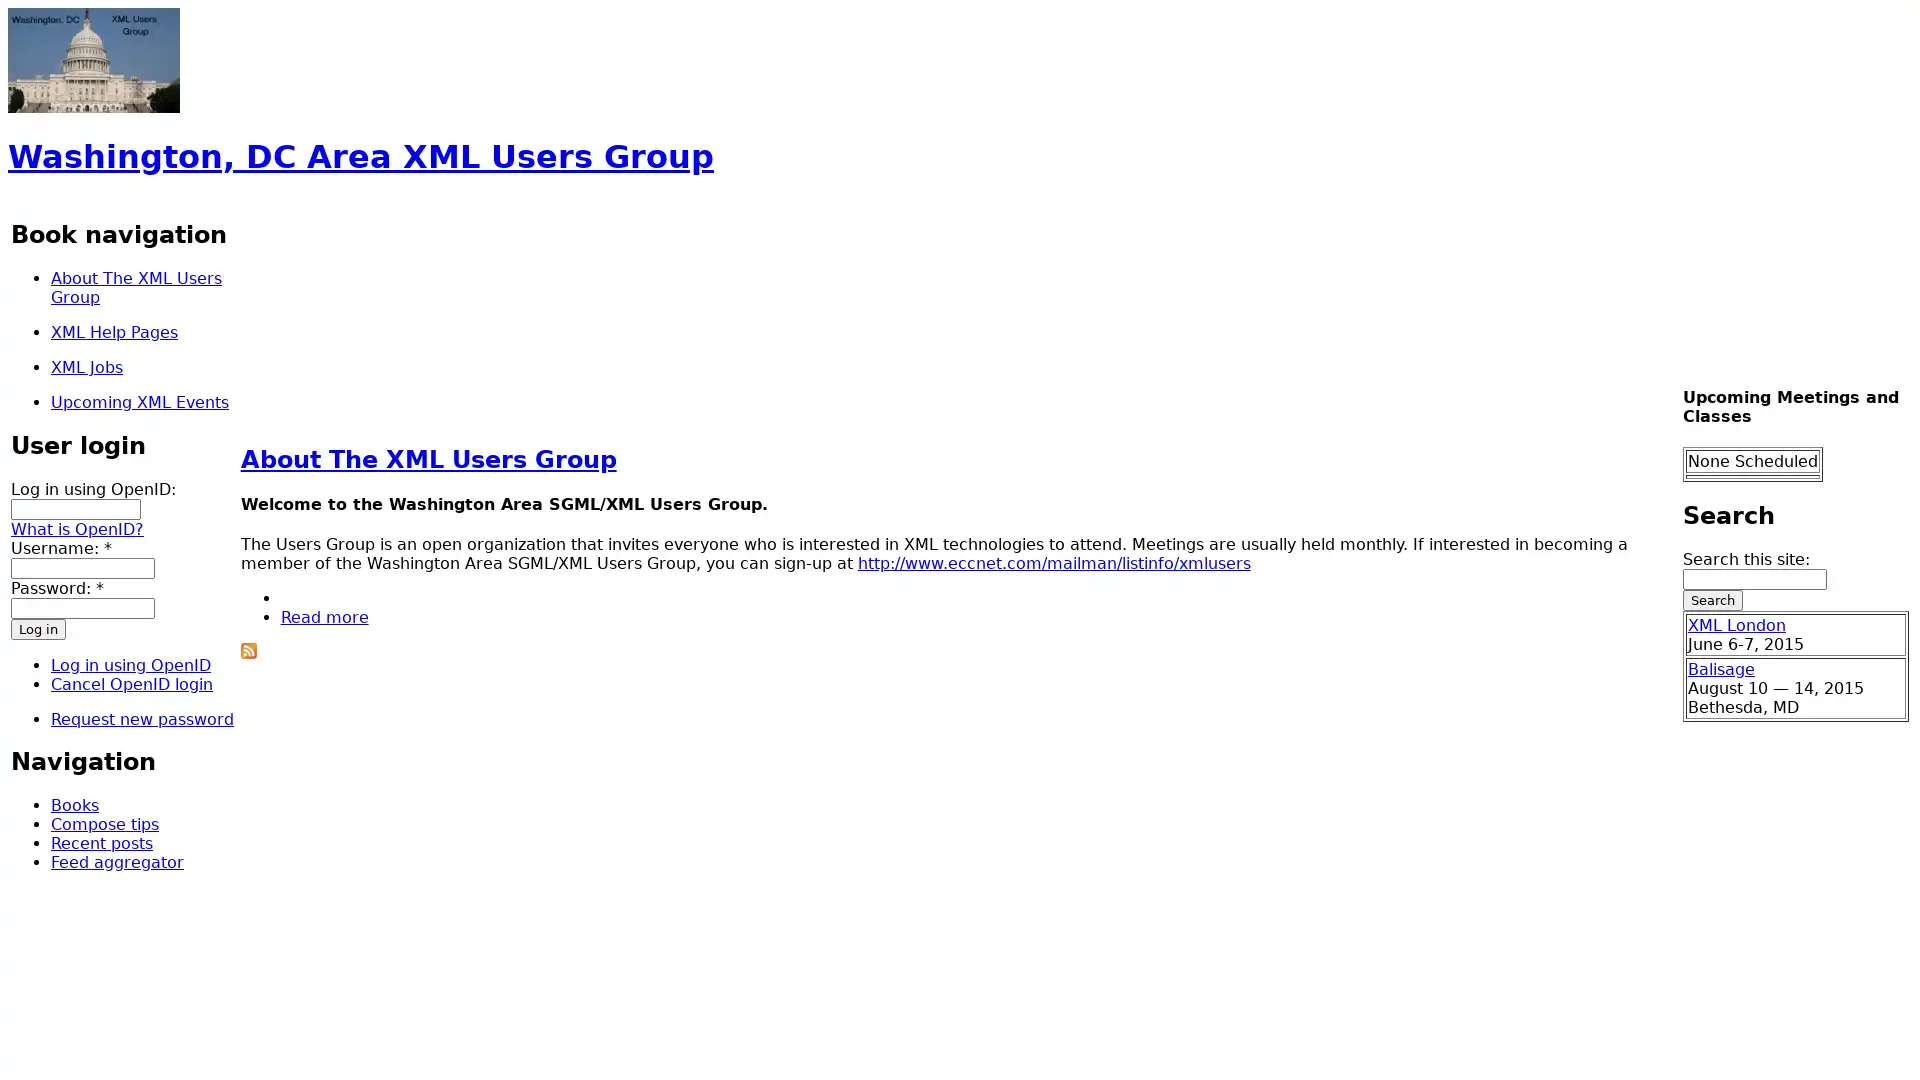  What do you see at coordinates (1711, 599) in the screenshot?
I see `Search` at bounding box center [1711, 599].